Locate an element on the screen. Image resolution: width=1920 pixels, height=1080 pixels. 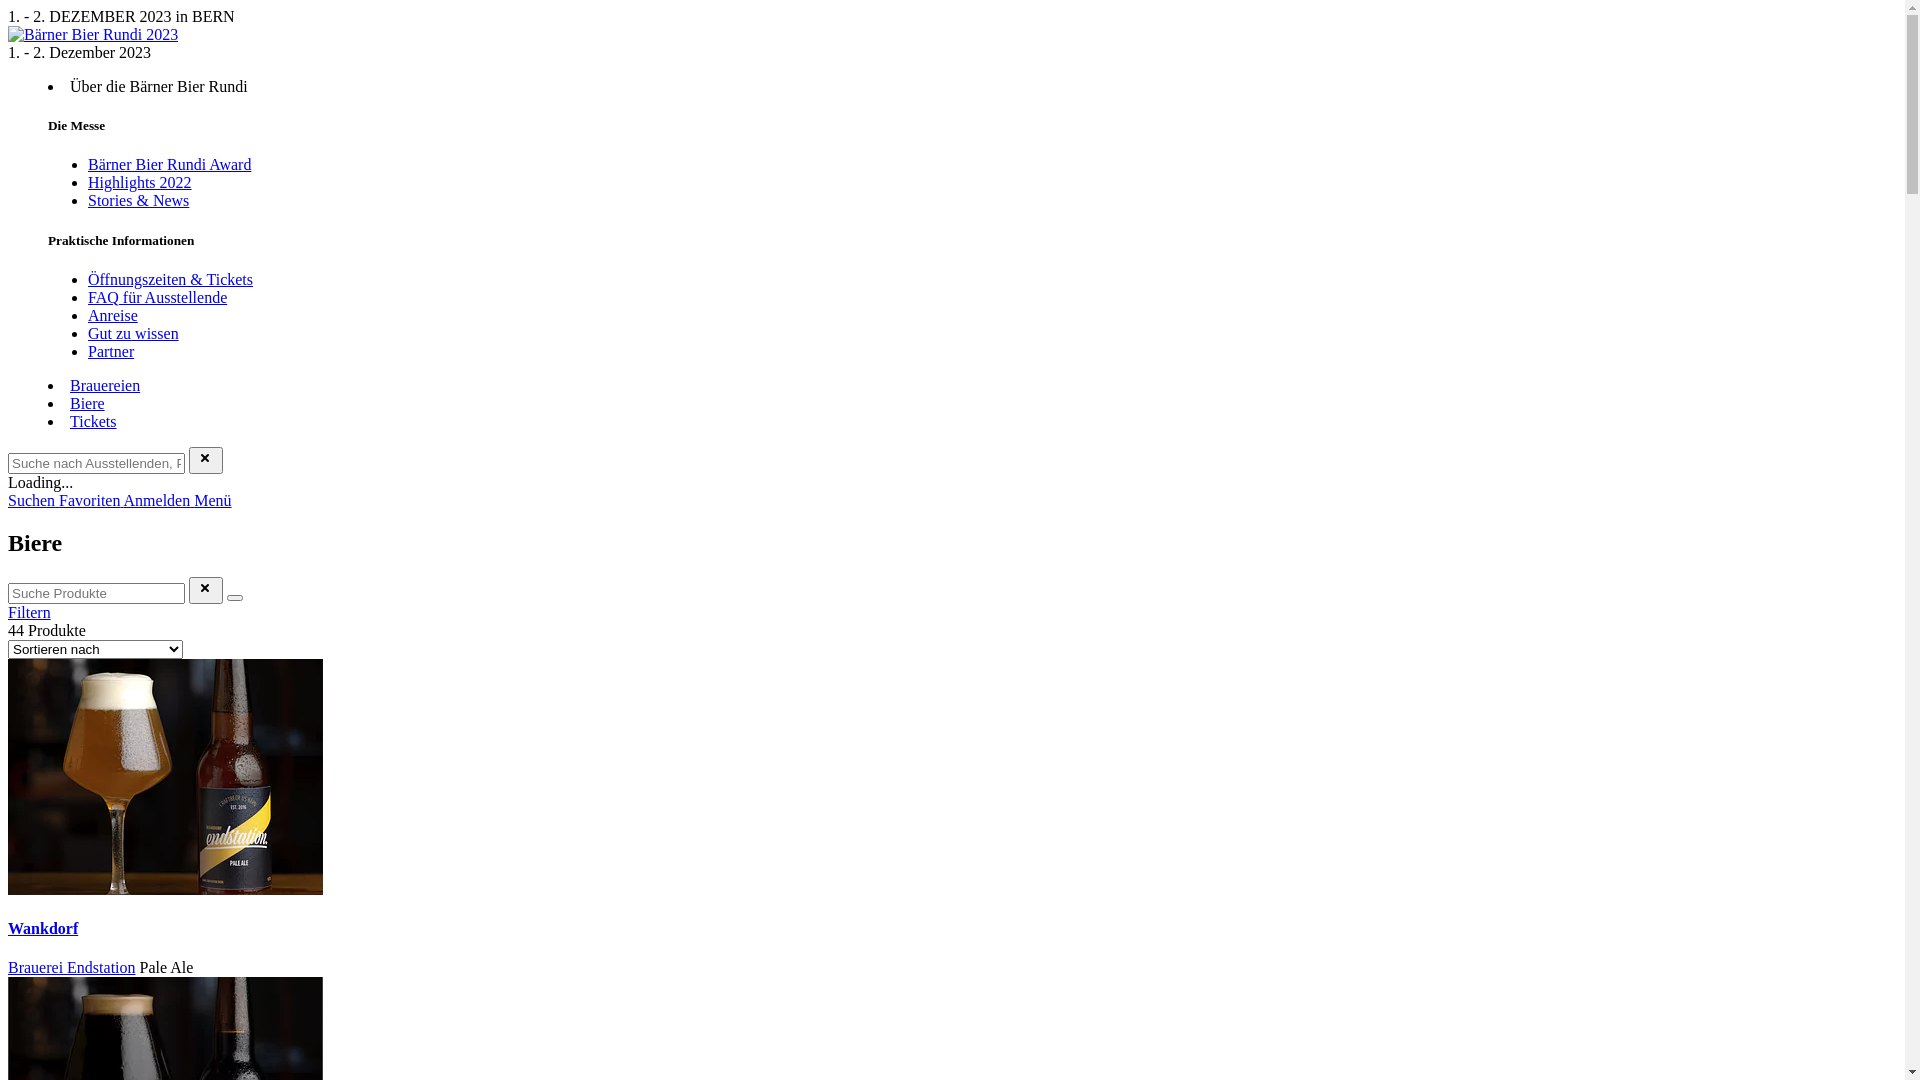
'Partner' is located at coordinates (109, 350).